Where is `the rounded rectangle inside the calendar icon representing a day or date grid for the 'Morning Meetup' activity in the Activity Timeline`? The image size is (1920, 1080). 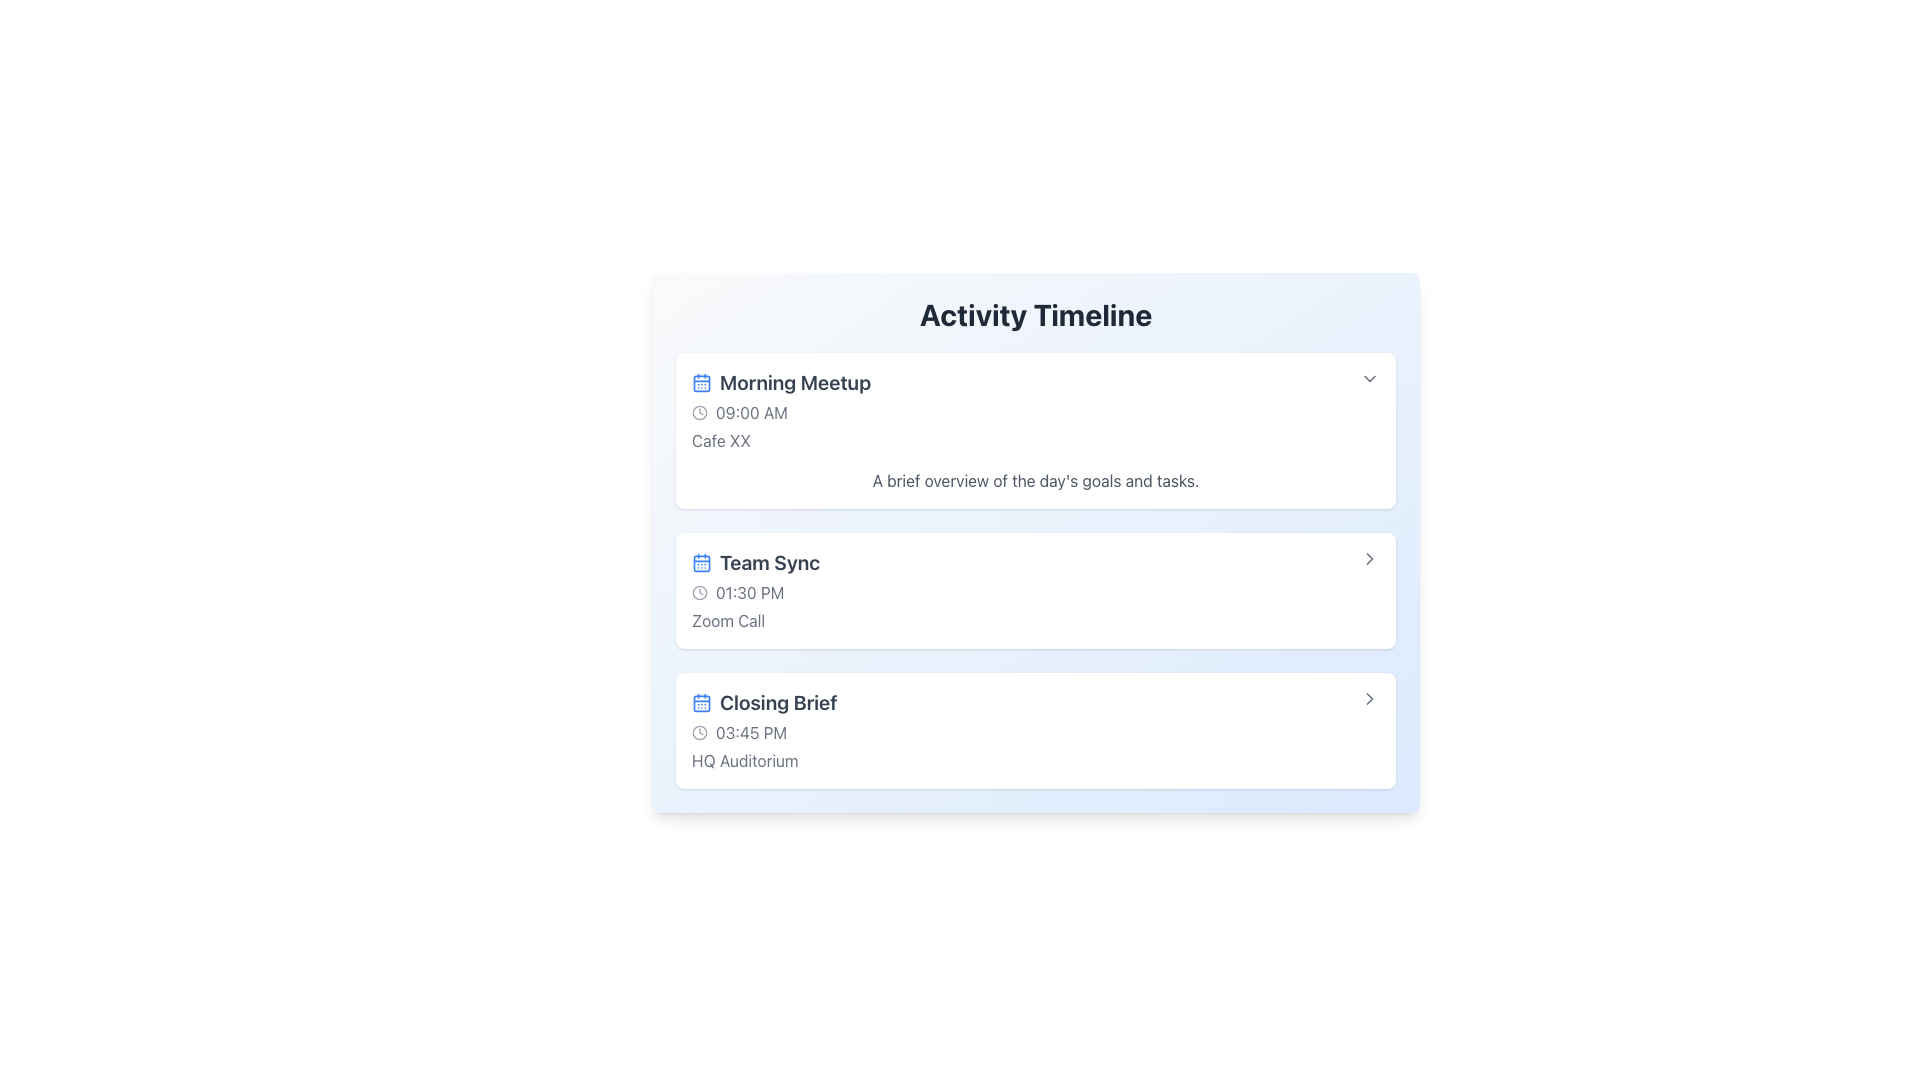 the rounded rectangle inside the calendar icon representing a day or date grid for the 'Morning Meetup' activity in the Activity Timeline is located at coordinates (701, 563).